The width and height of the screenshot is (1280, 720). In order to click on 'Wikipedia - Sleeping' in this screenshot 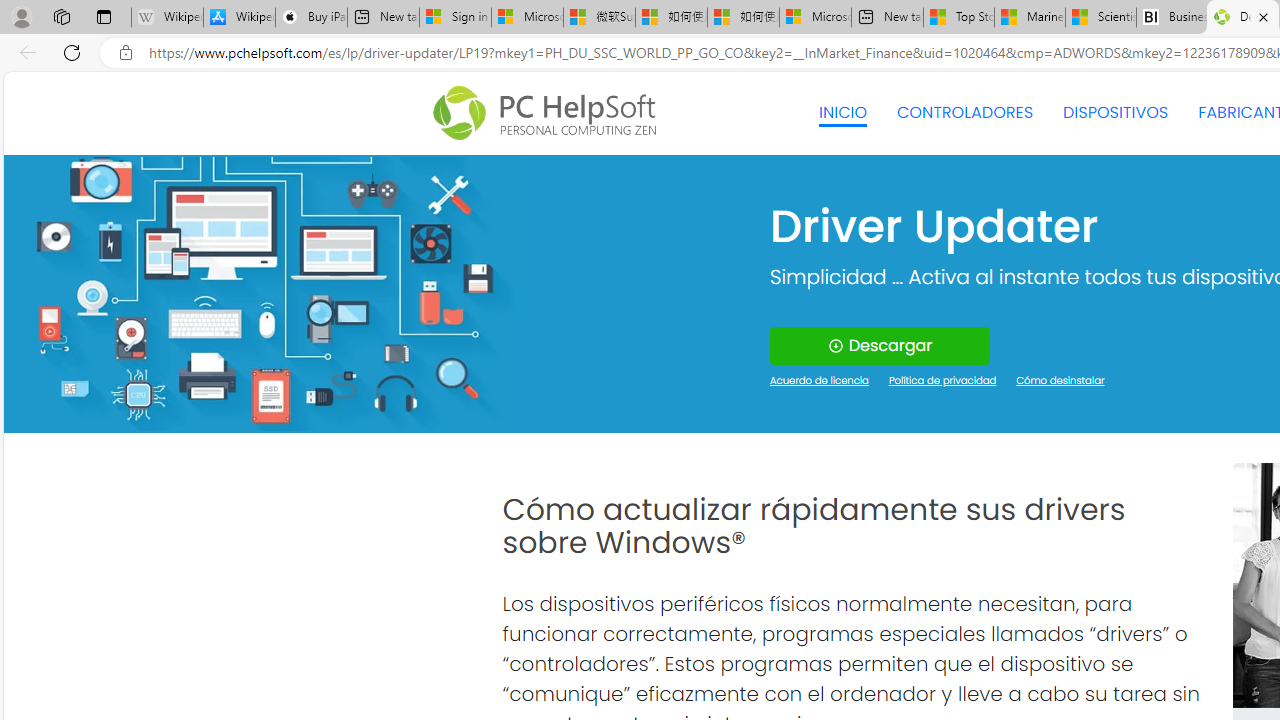, I will do `click(167, 17)`.